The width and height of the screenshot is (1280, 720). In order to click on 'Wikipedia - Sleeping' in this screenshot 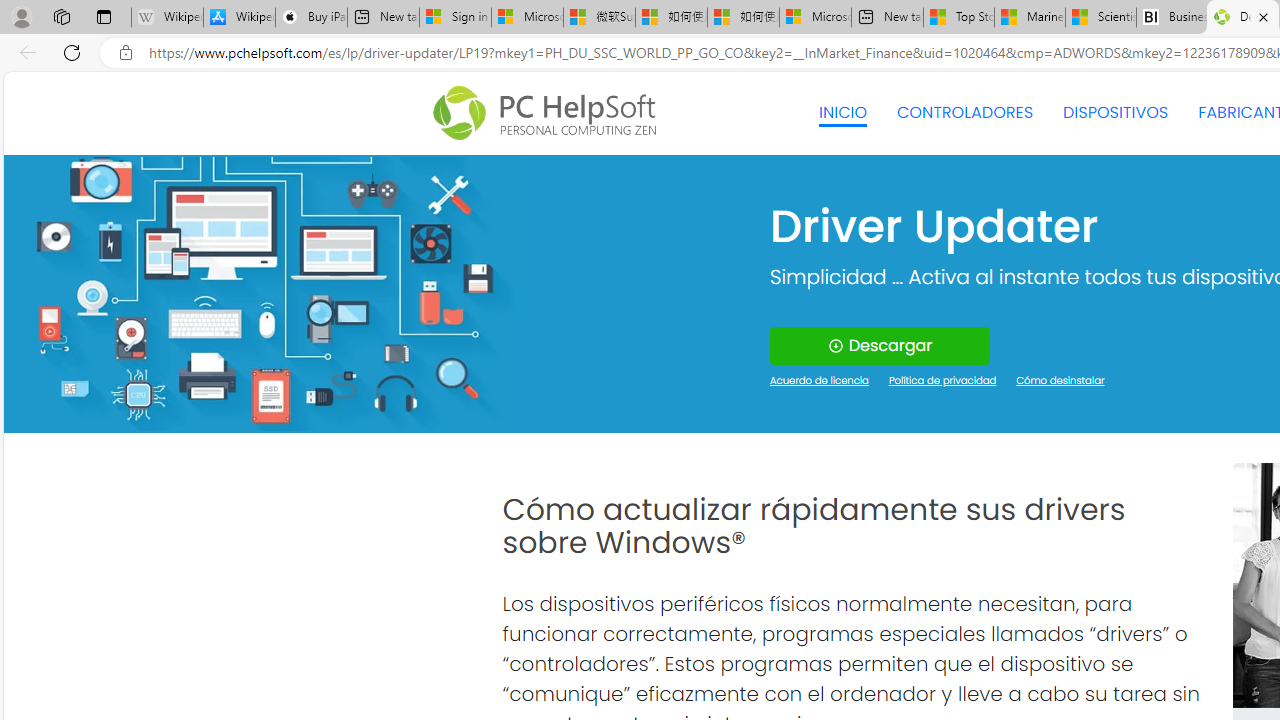, I will do `click(167, 17)`.